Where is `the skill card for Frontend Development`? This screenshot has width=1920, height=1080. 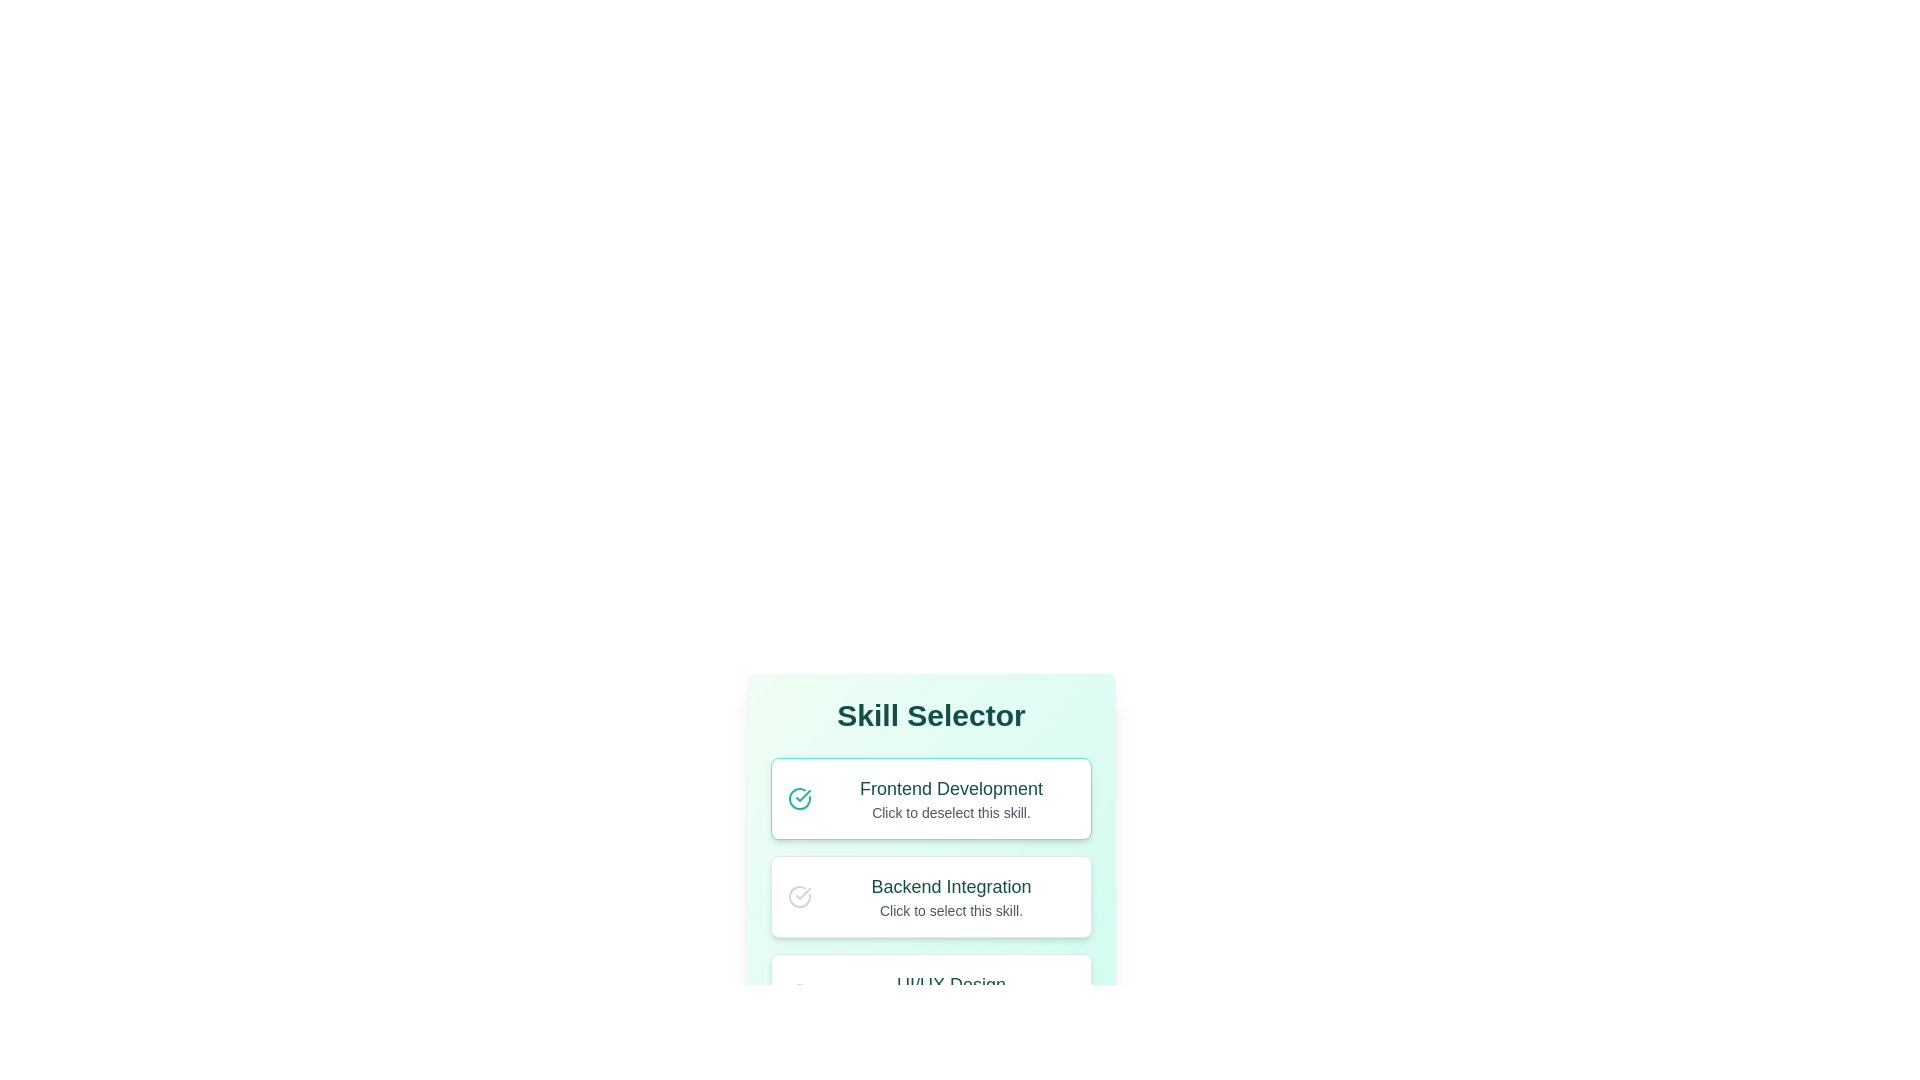
the skill card for Frontend Development is located at coordinates (930, 797).